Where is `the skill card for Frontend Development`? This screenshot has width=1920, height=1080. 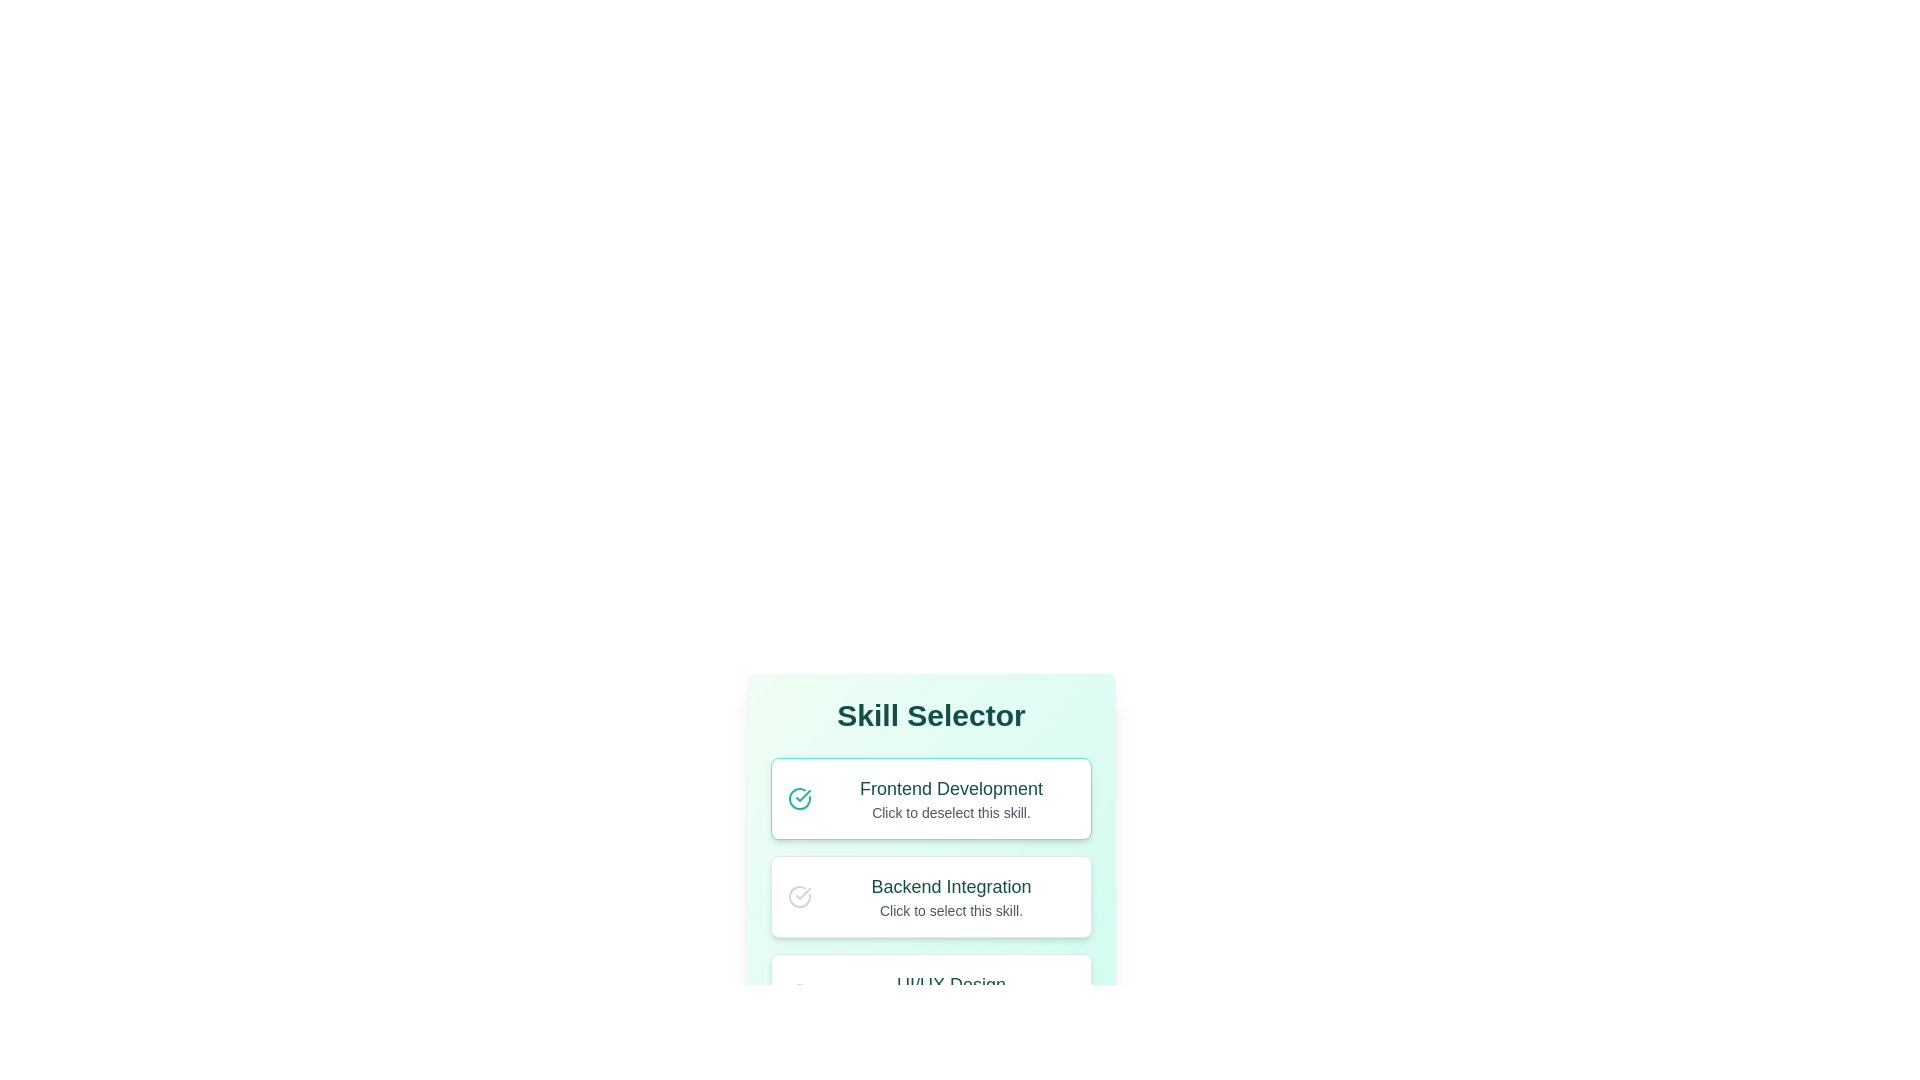
the skill card for Frontend Development is located at coordinates (930, 797).